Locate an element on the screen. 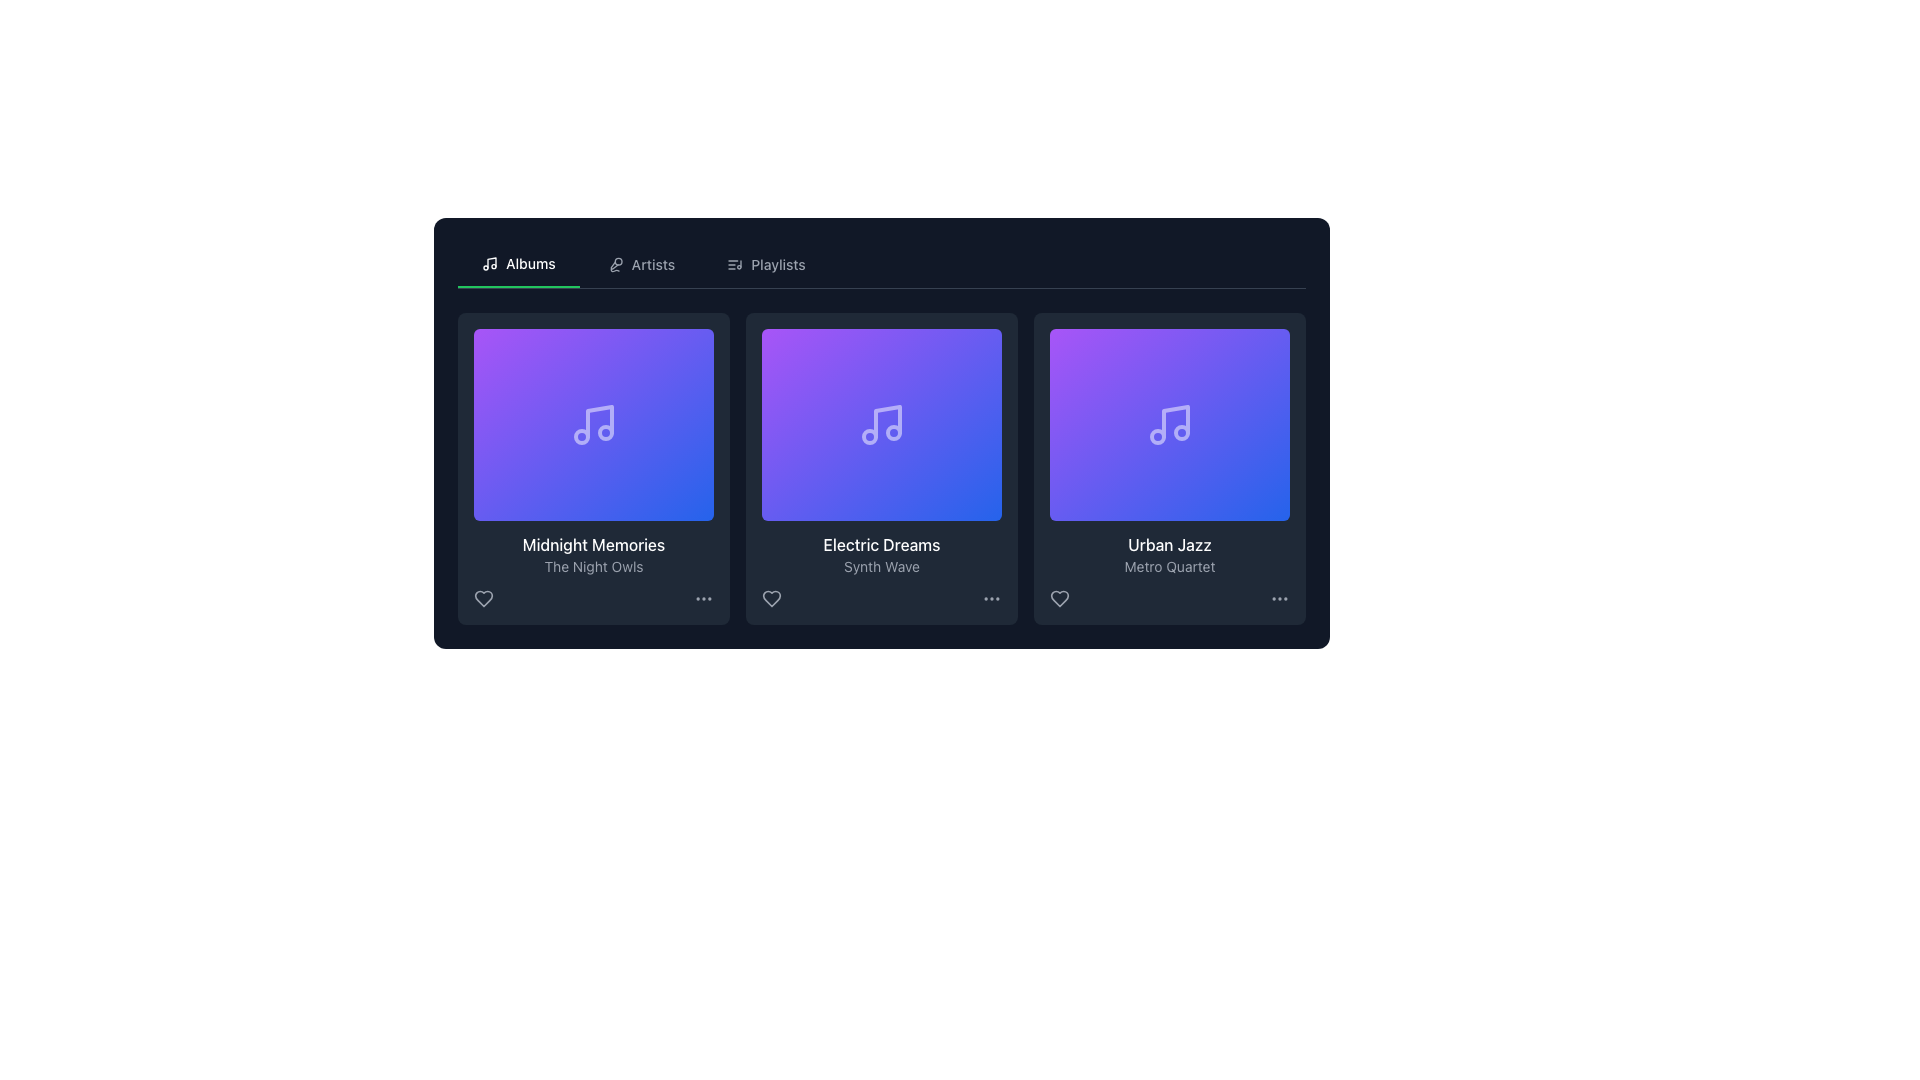 This screenshot has height=1080, width=1920. the text label 'Urban Jazz', which is styled with white font color and positioned above the smaller text 'Metro Quartet' in the third card of a horizontal list layout is located at coordinates (1170, 544).